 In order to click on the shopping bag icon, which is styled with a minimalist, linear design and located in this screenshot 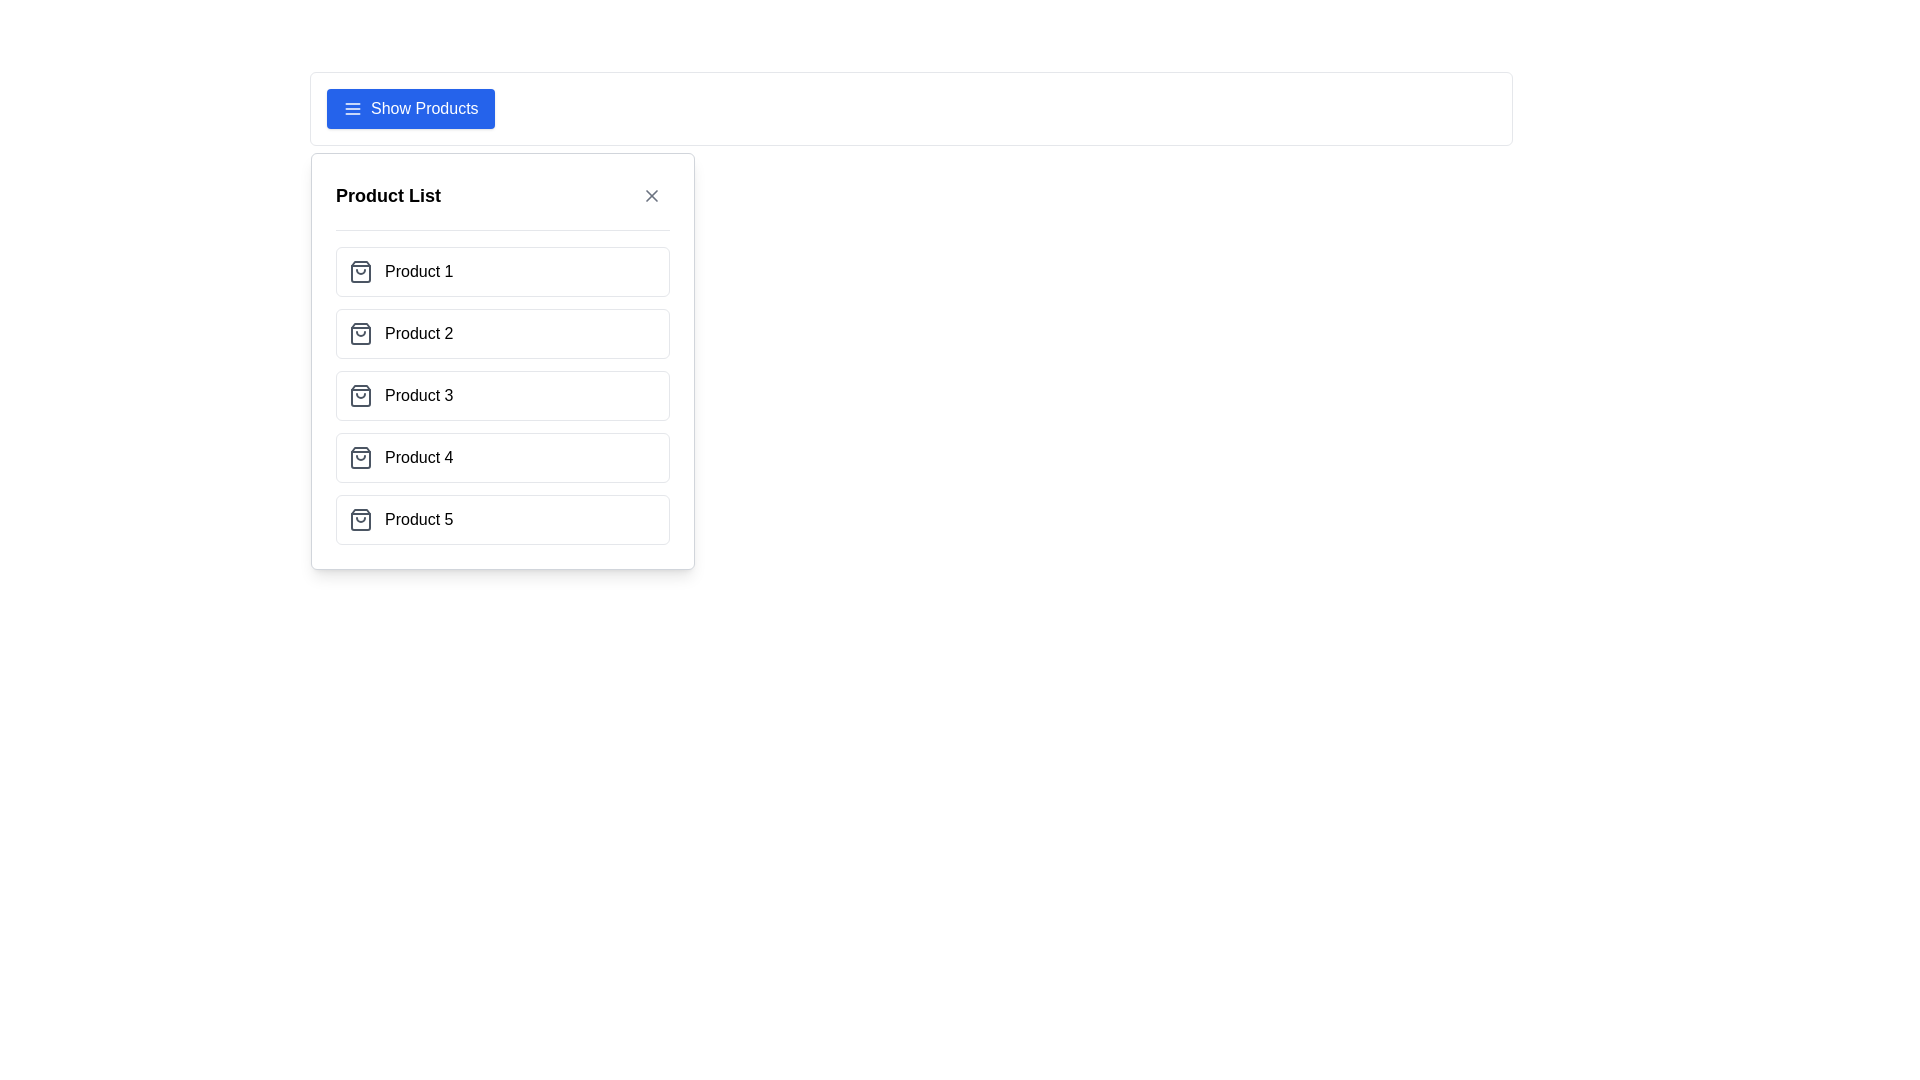, I will do `click(360, 333)`.